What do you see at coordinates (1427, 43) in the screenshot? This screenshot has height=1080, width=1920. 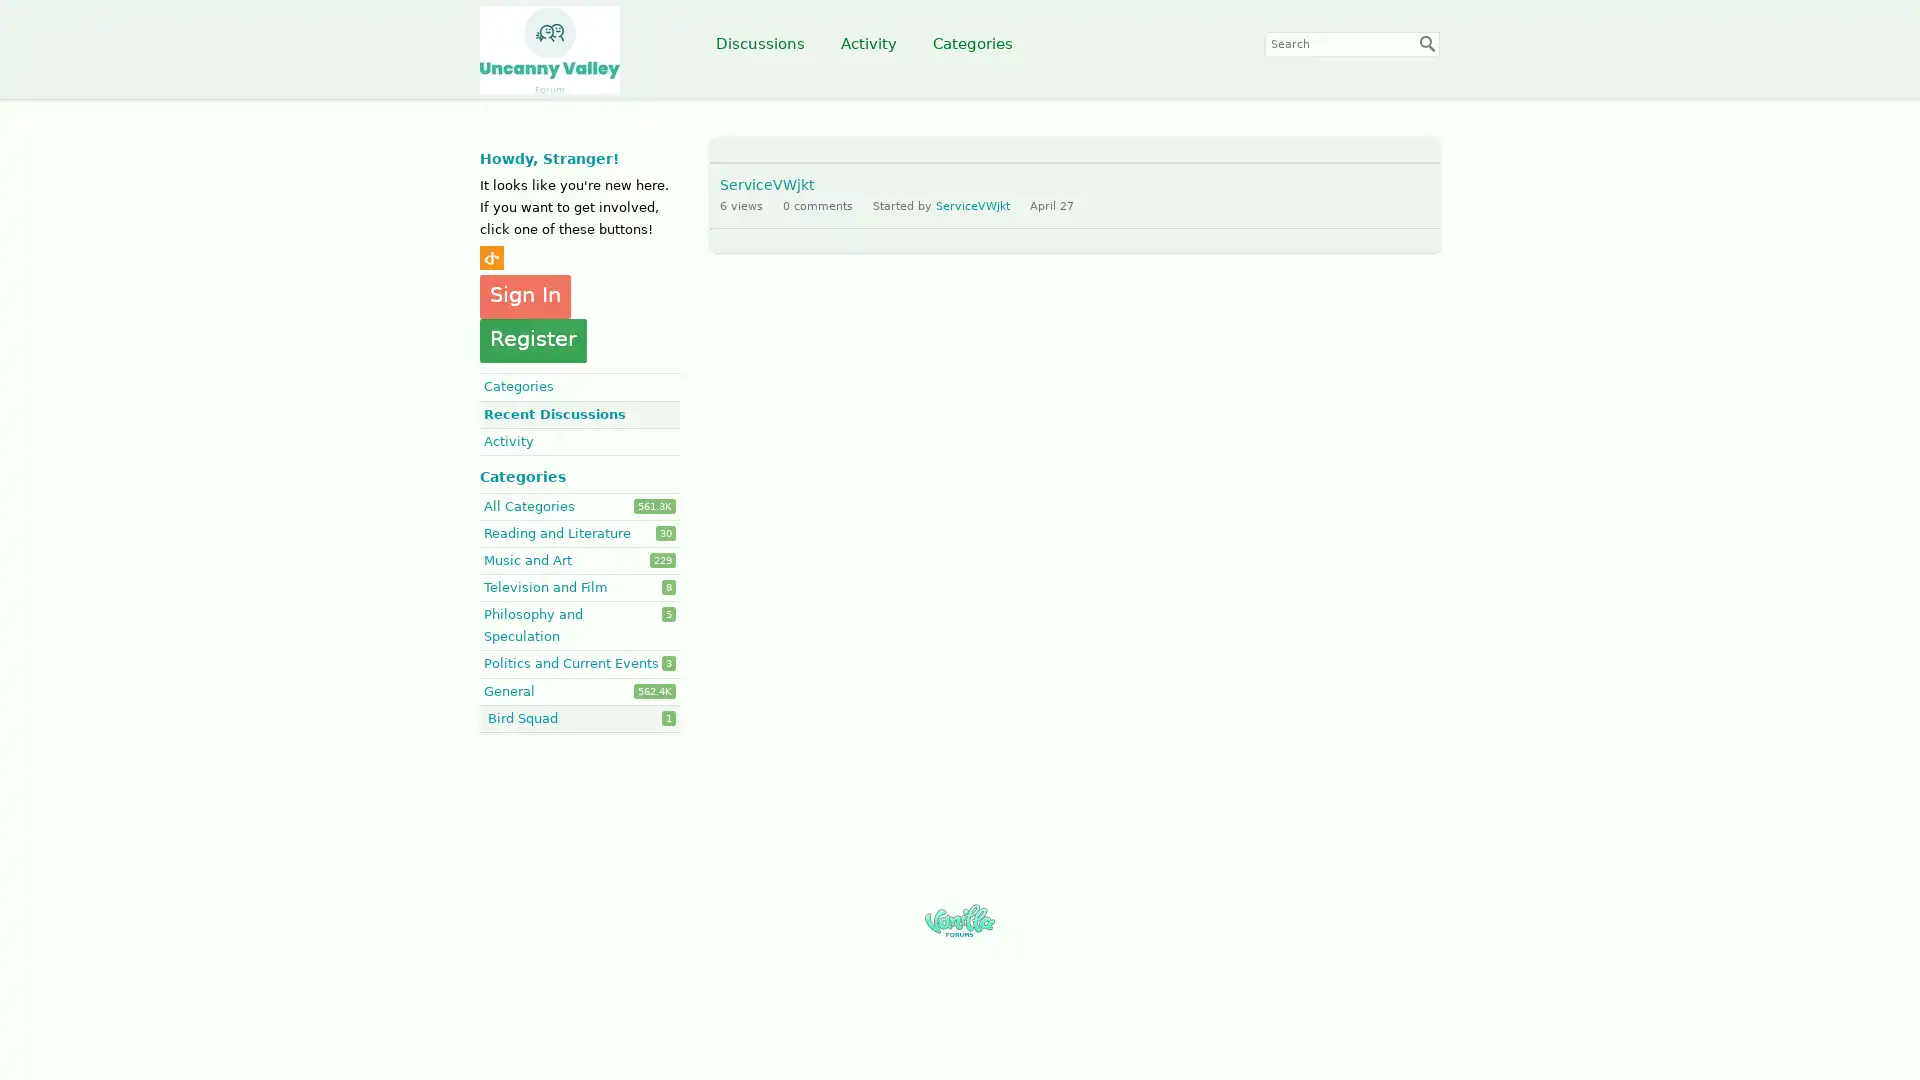 I see `Search` at bounding box center [1427, 43].